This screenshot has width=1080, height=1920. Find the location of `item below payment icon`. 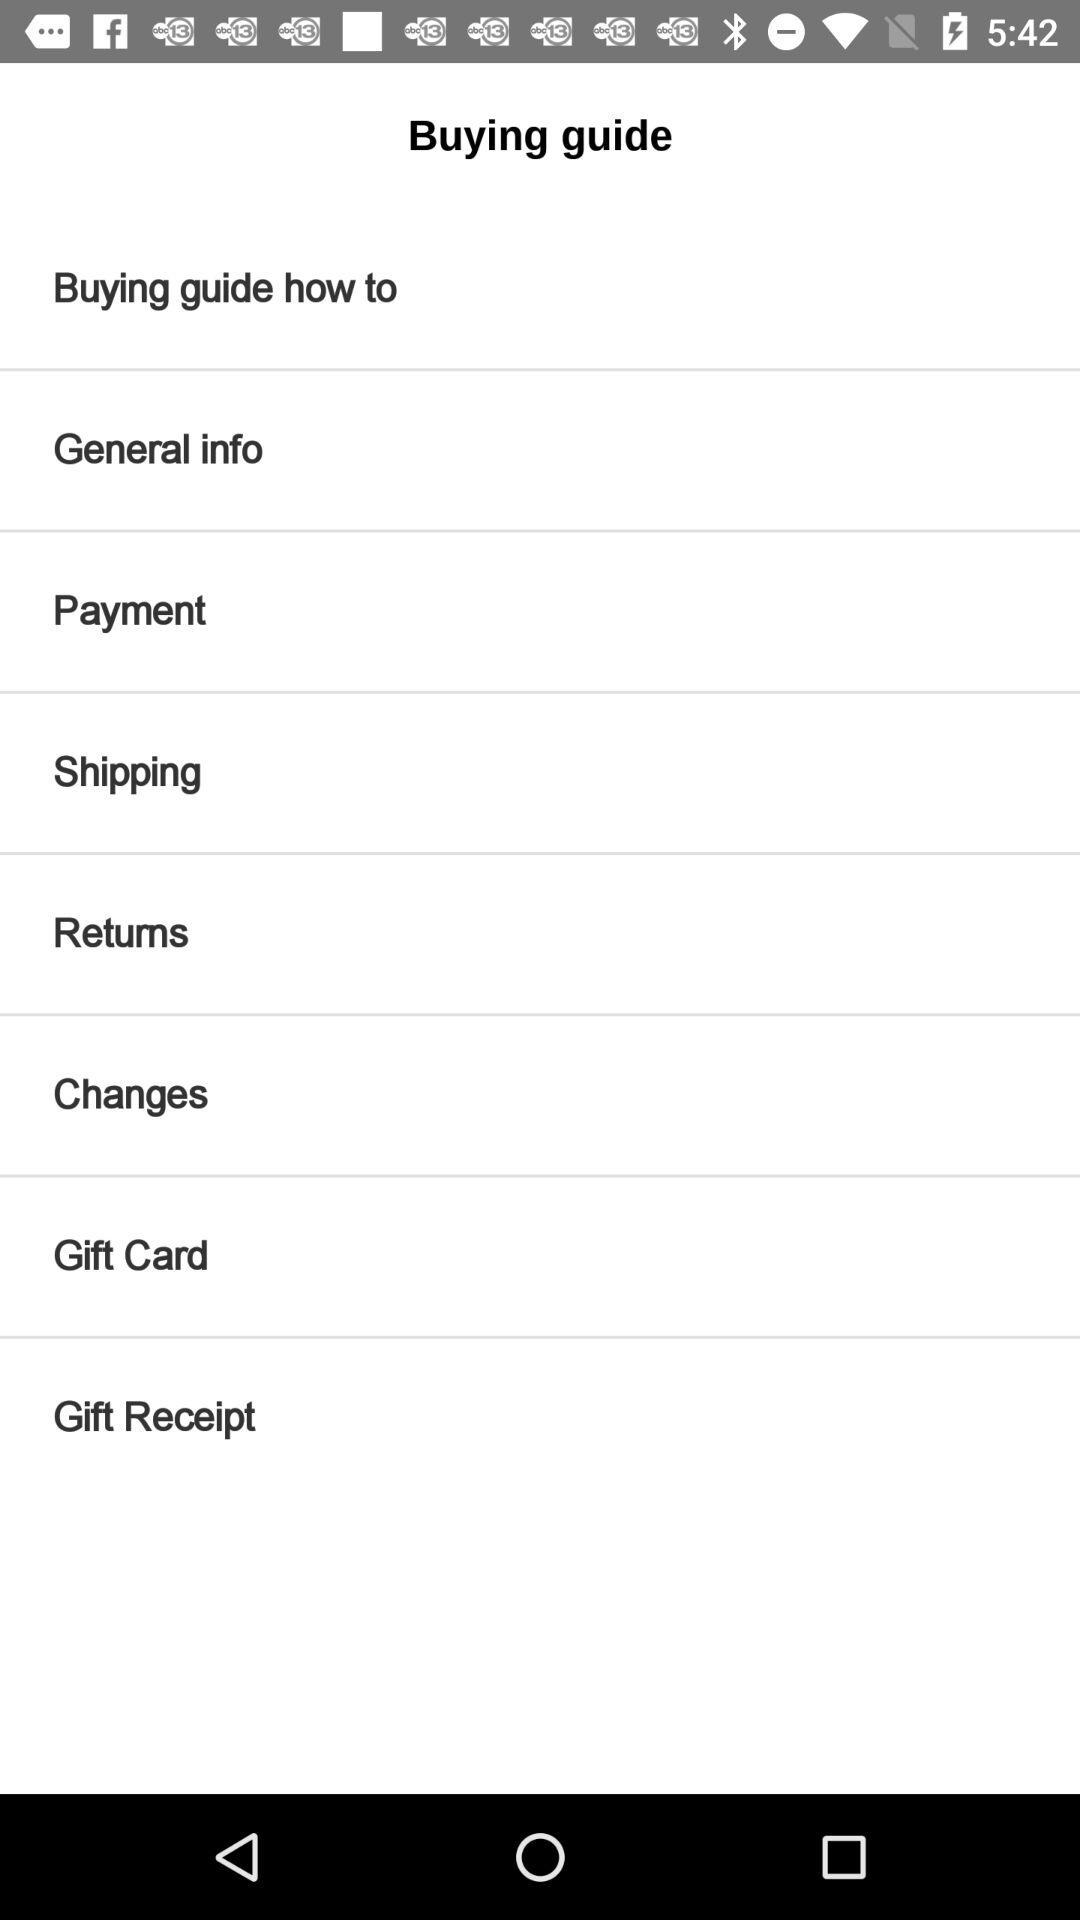

item below payment icon is located at coordinates (540, 771).